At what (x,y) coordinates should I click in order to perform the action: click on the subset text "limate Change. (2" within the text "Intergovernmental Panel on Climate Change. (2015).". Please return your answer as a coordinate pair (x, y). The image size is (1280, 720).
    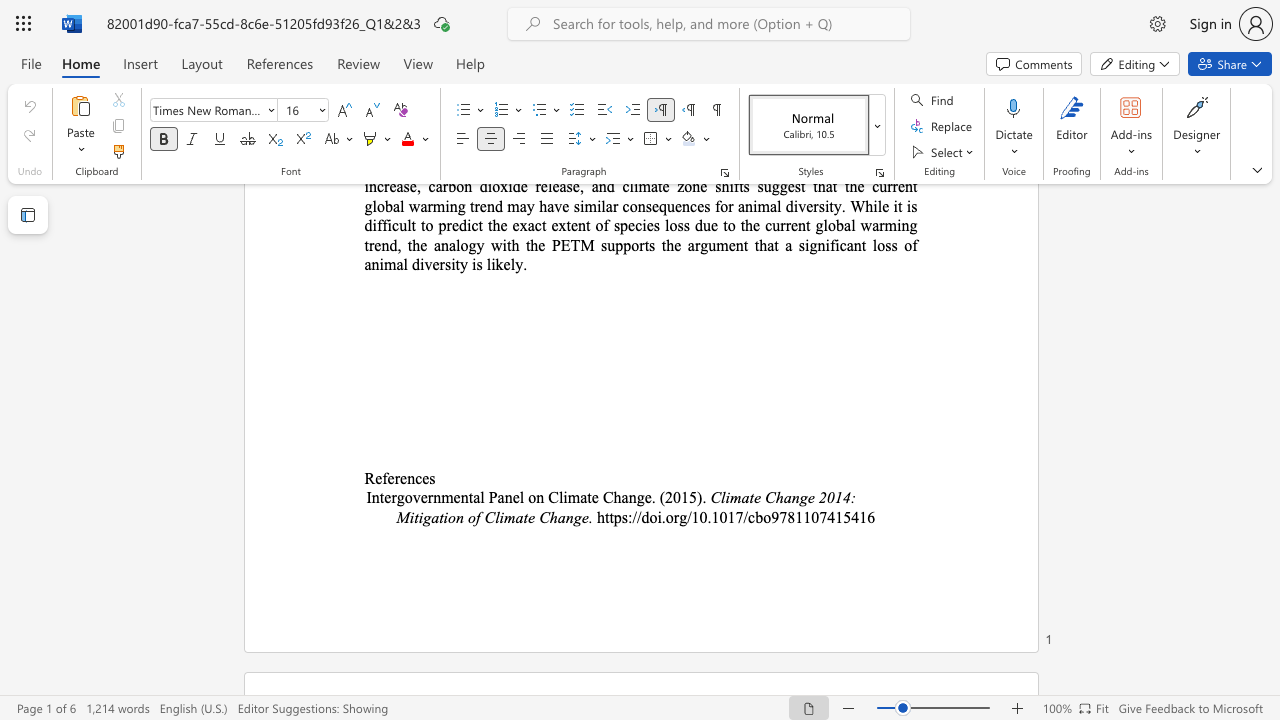
    Looking at the image, I should click on (558, 496).